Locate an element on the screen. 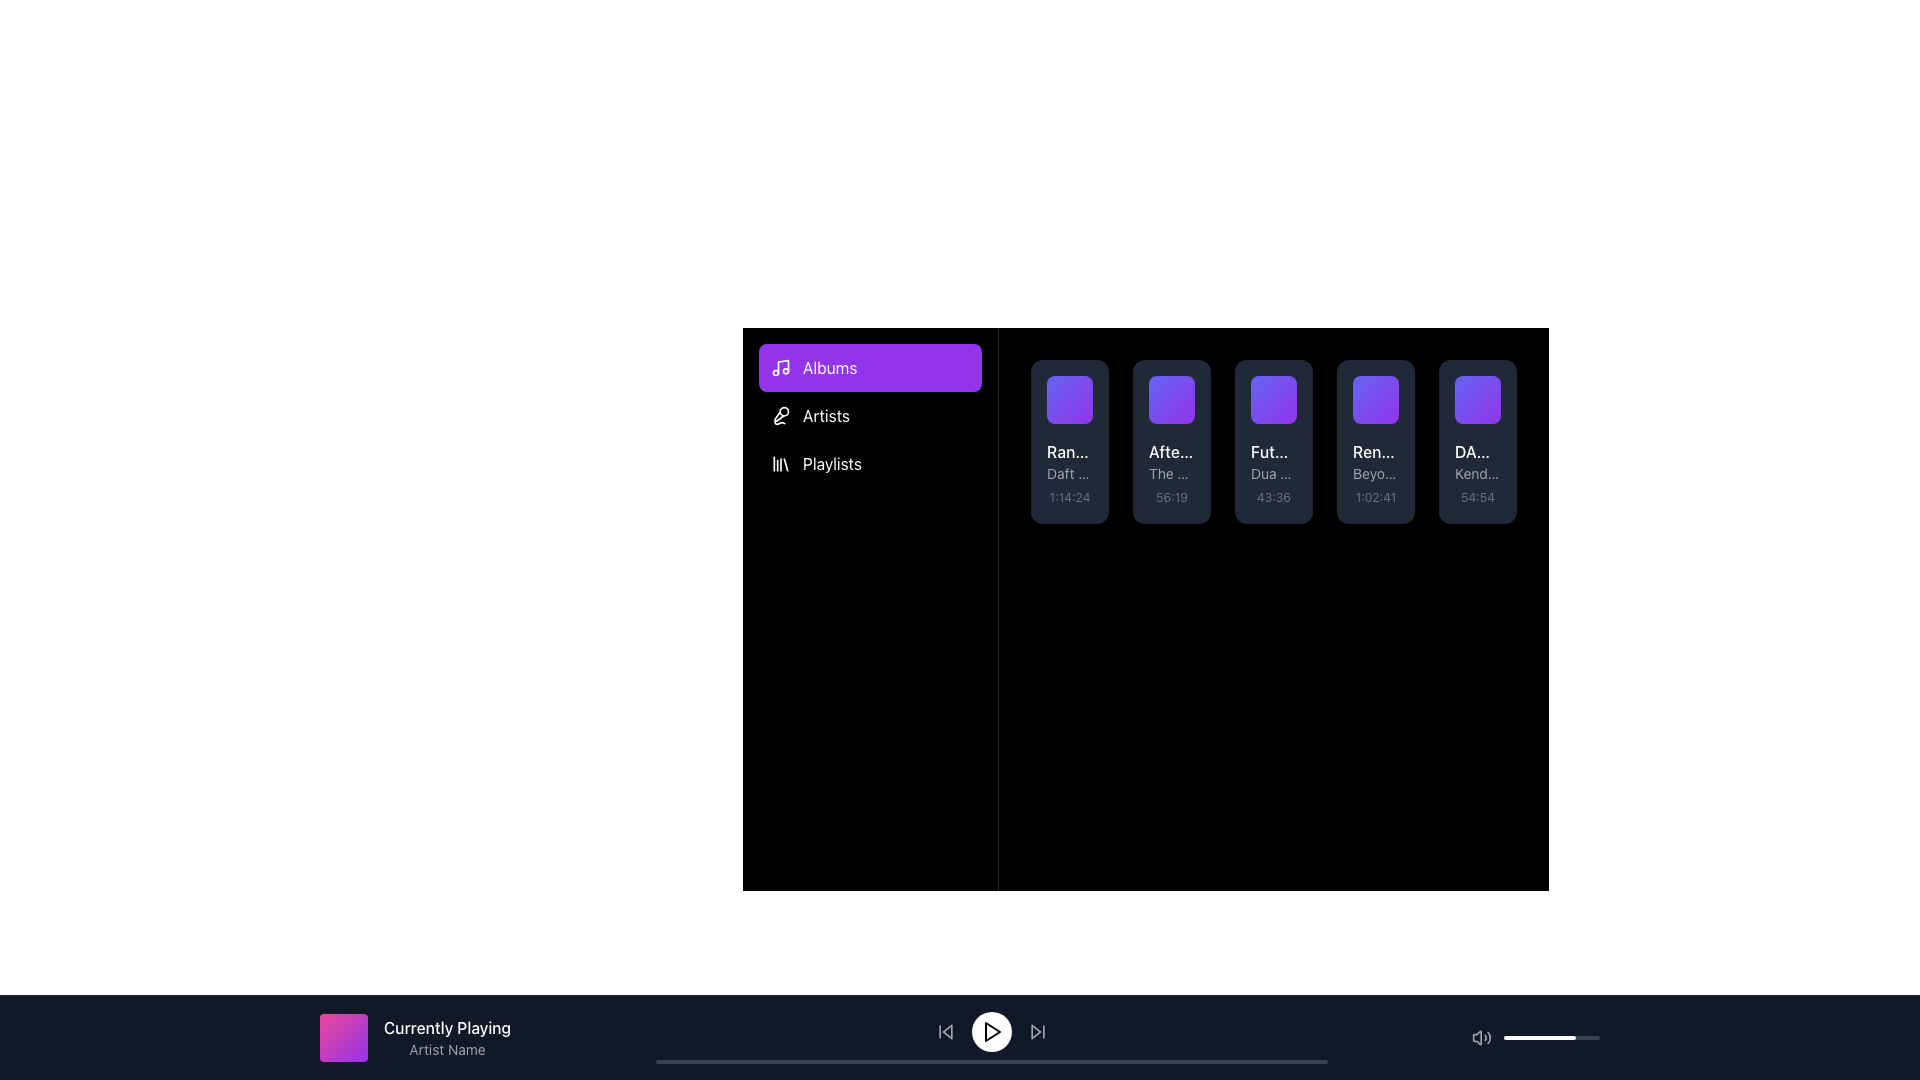 The width and height of the screenshot is (1920, 1080). the heart-shaped icon outlined with a thin stroke, which symbolizes a favorite or like feature, located at the top part of the first album card in the second main column of the interface is located at coordinates (1079, 388).